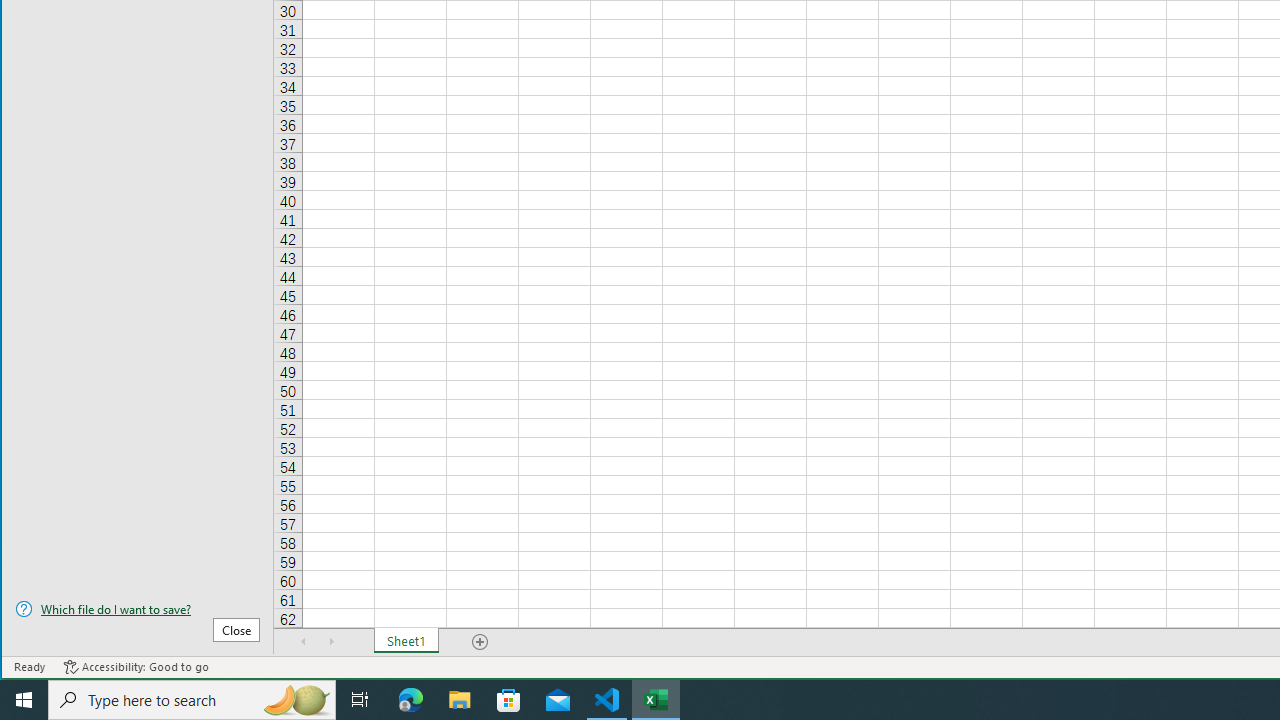 The image size is (1280, 720). Describe the element at coordinates (509, 698) in the screenshot. I see `'Microsoft Store'` at that location.